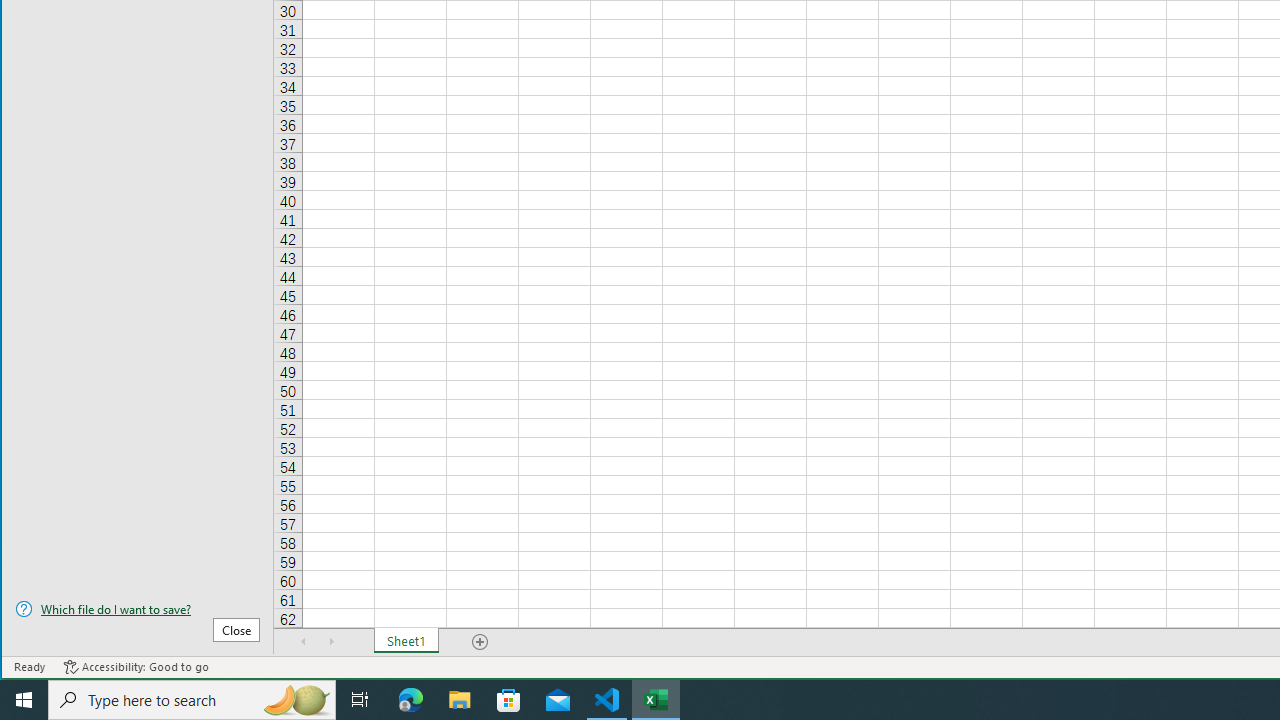 The image size is (1280, 720). Describe the element at coordinates (509, 698) in the screenshot. I see `'Microsoft Store'` at that location.